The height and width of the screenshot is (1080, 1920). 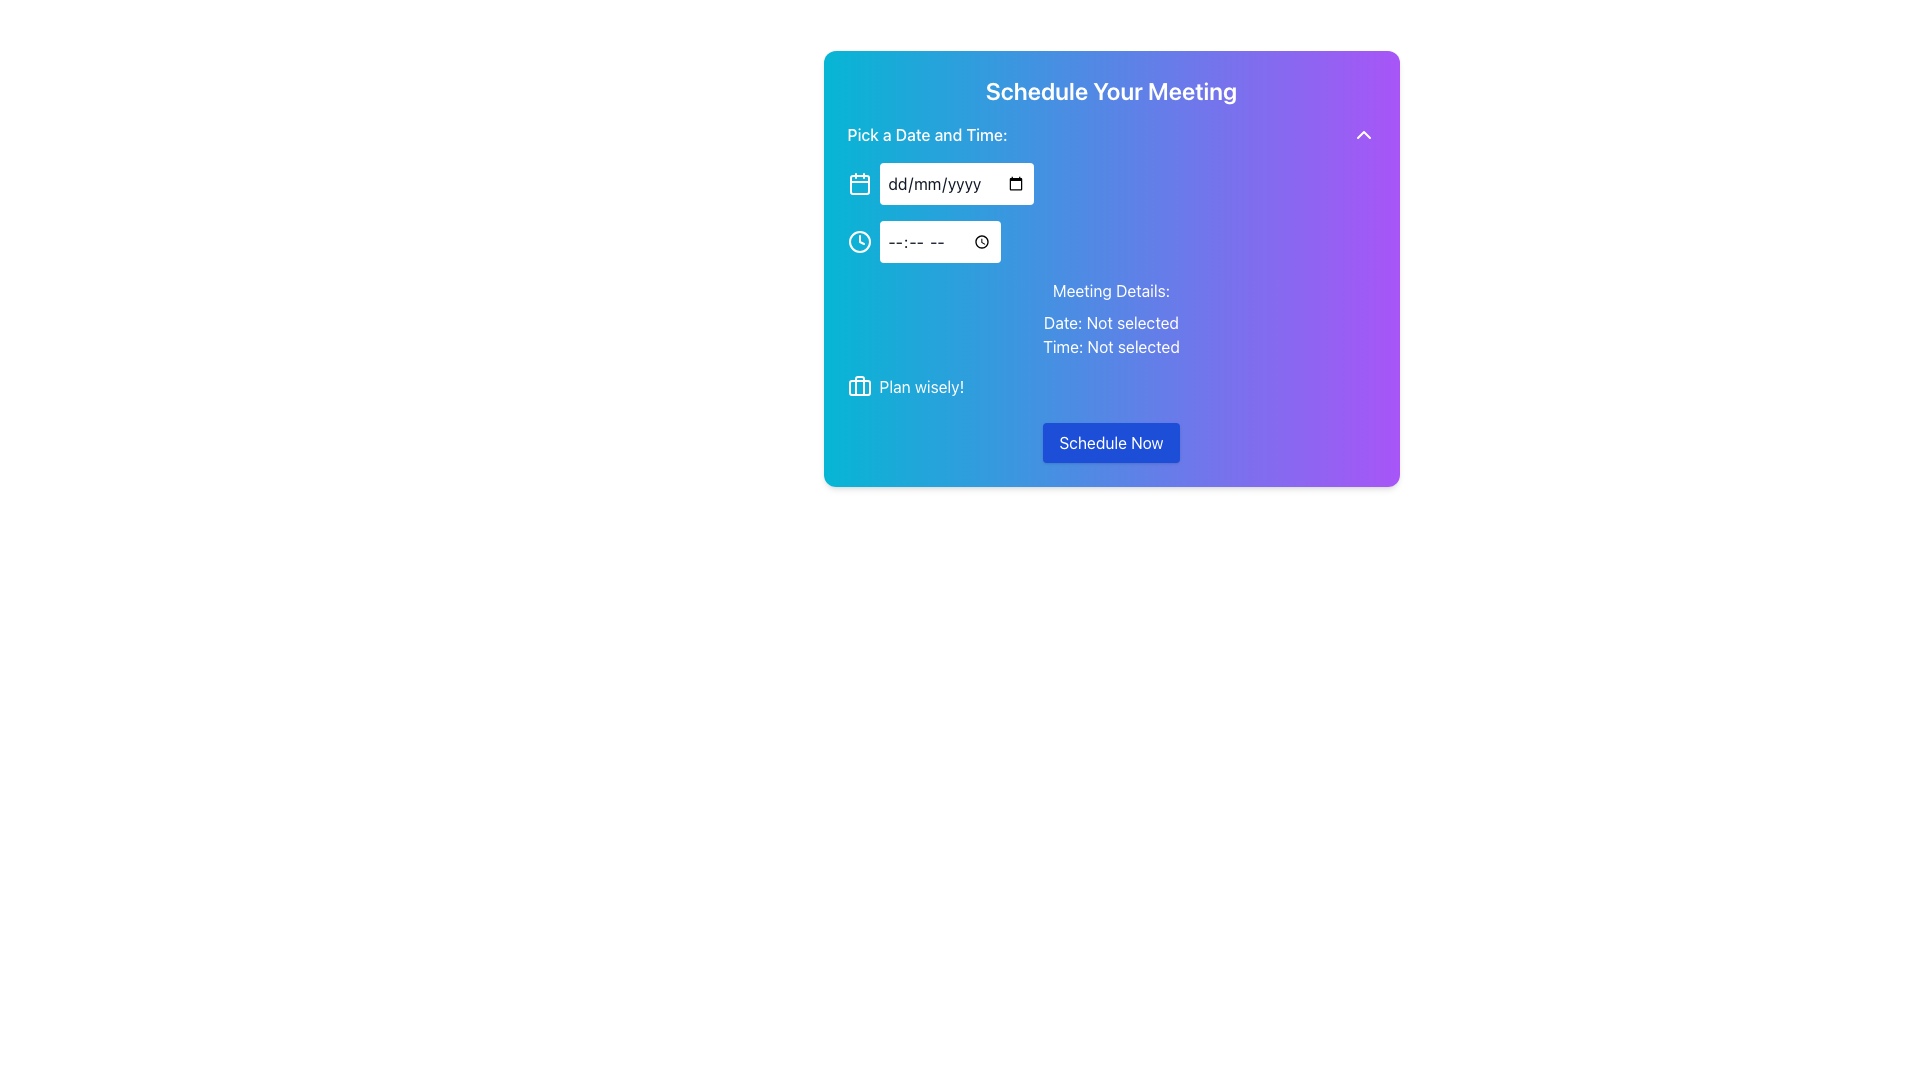 What do you see at coordinates (1110, 91) in the screenshot?
I see `static text header displaying 'Schedule Your Meeting', which is centrally aligned and prominently styled in a large, bold white font against a gradient background` at bounding box center [1110, 91].